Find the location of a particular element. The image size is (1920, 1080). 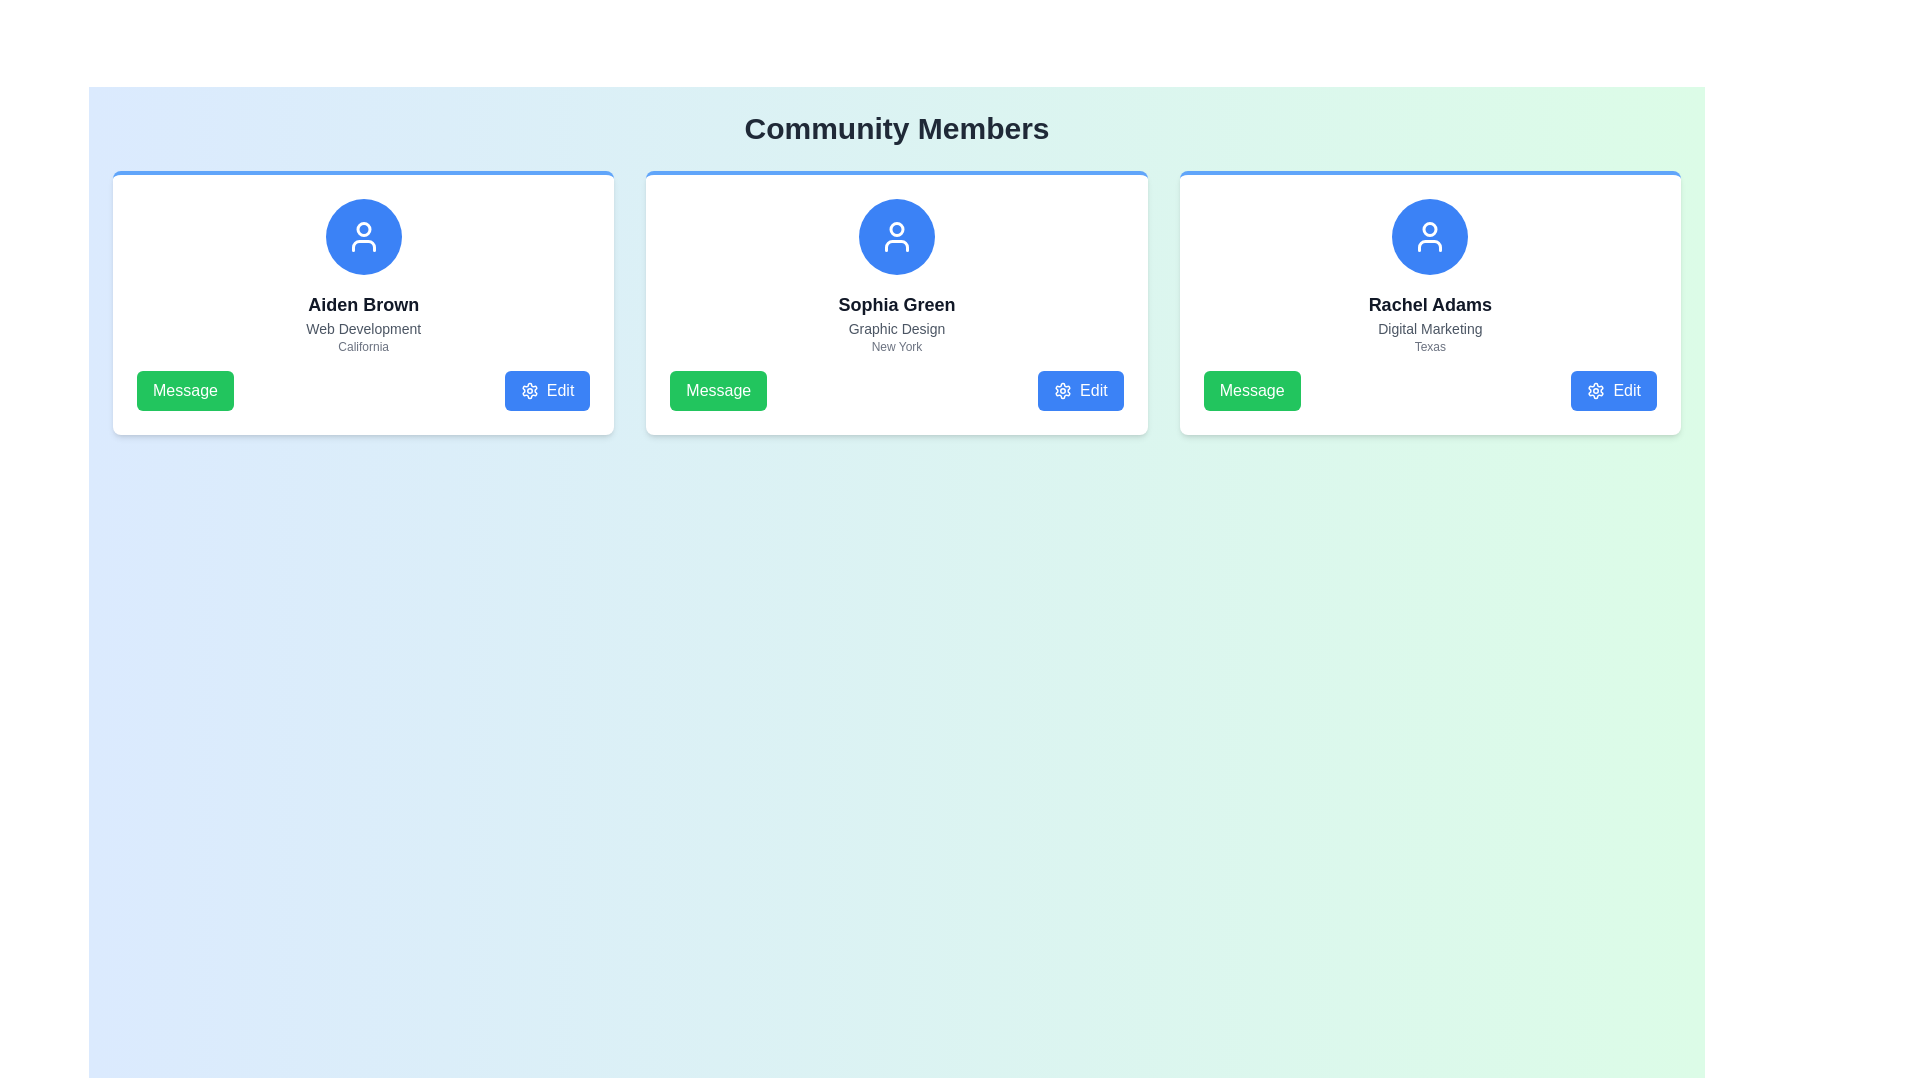

the circular blue icon representing Rachel Adams located at the top center of the third card from the left in the 'Community Members' row is located at coordinates (1429, 228).